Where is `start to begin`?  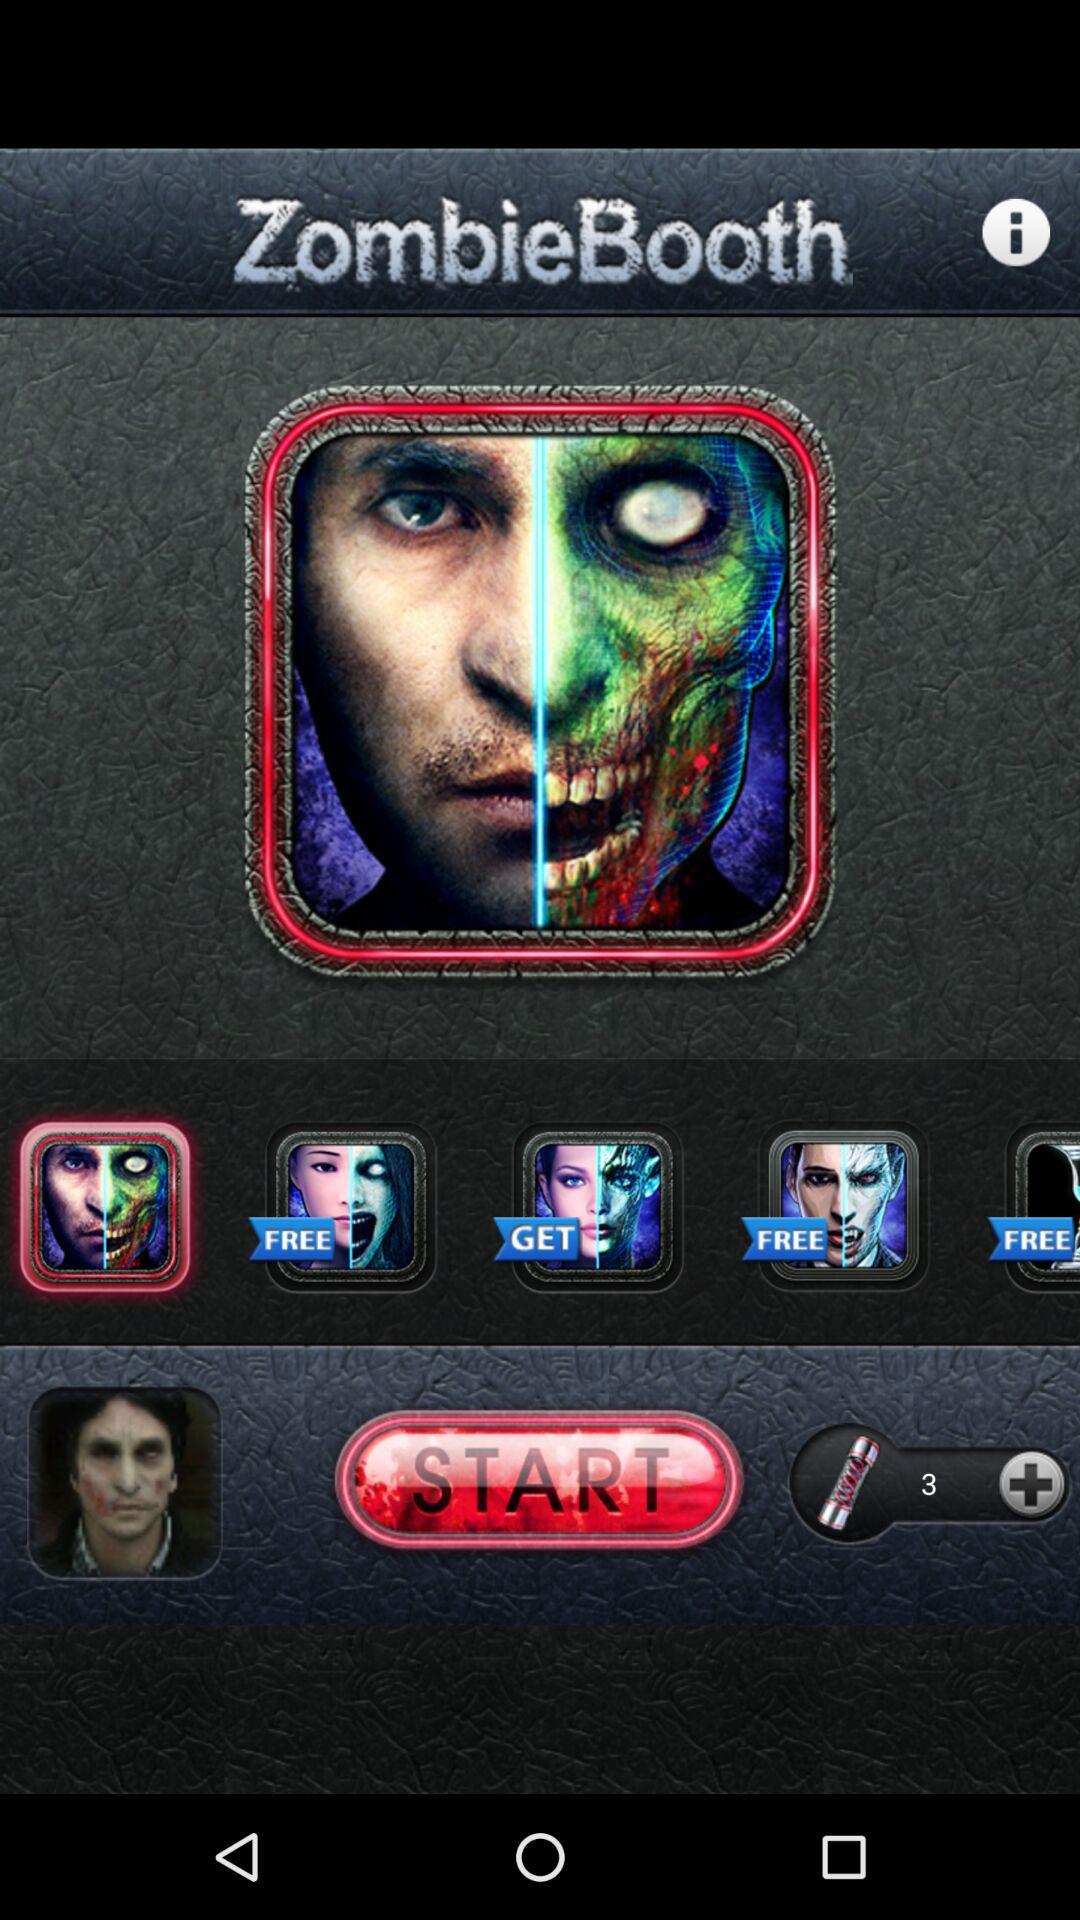 start to begin is located at coordinates (538, 1483).